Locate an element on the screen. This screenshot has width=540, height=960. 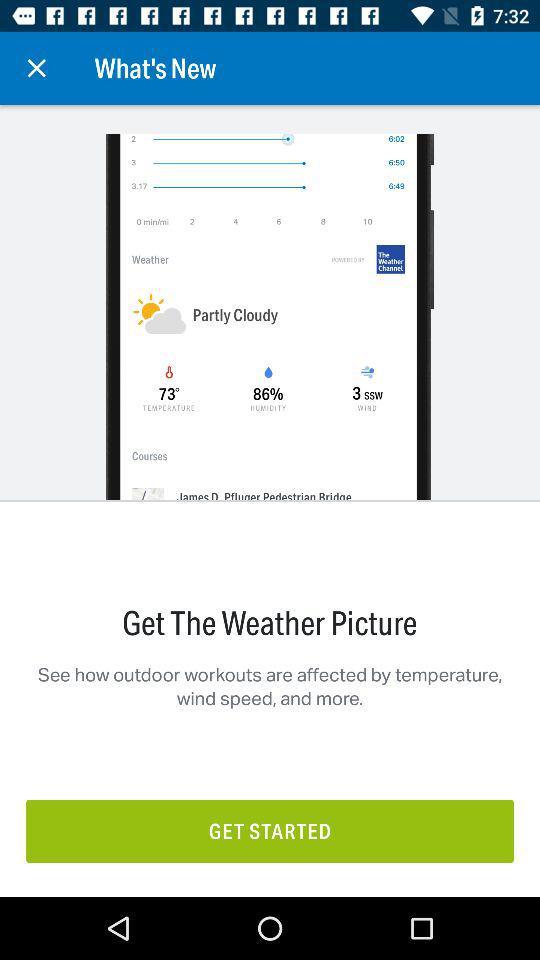
get started is located at coordinates (270, 831).